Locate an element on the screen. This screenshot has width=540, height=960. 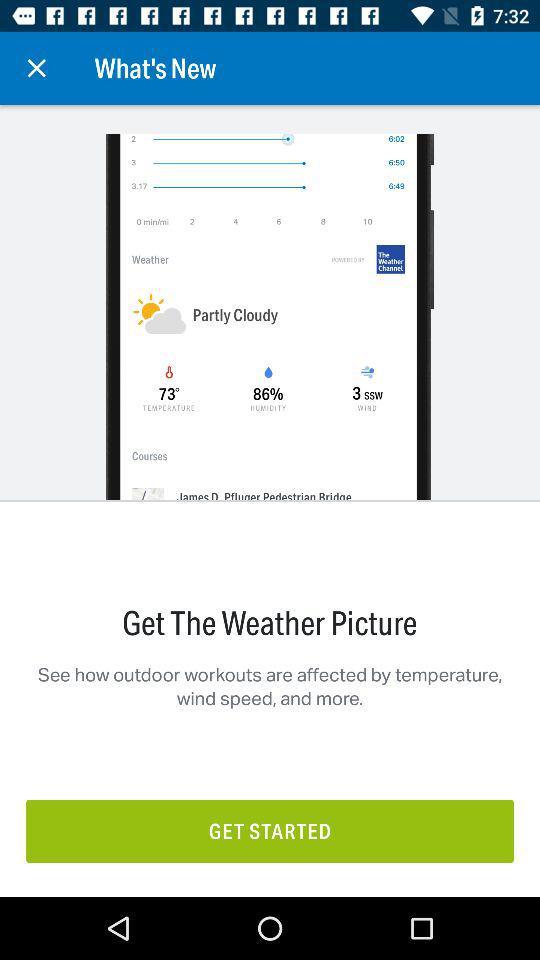
get started is located at coordinates (270, 831).